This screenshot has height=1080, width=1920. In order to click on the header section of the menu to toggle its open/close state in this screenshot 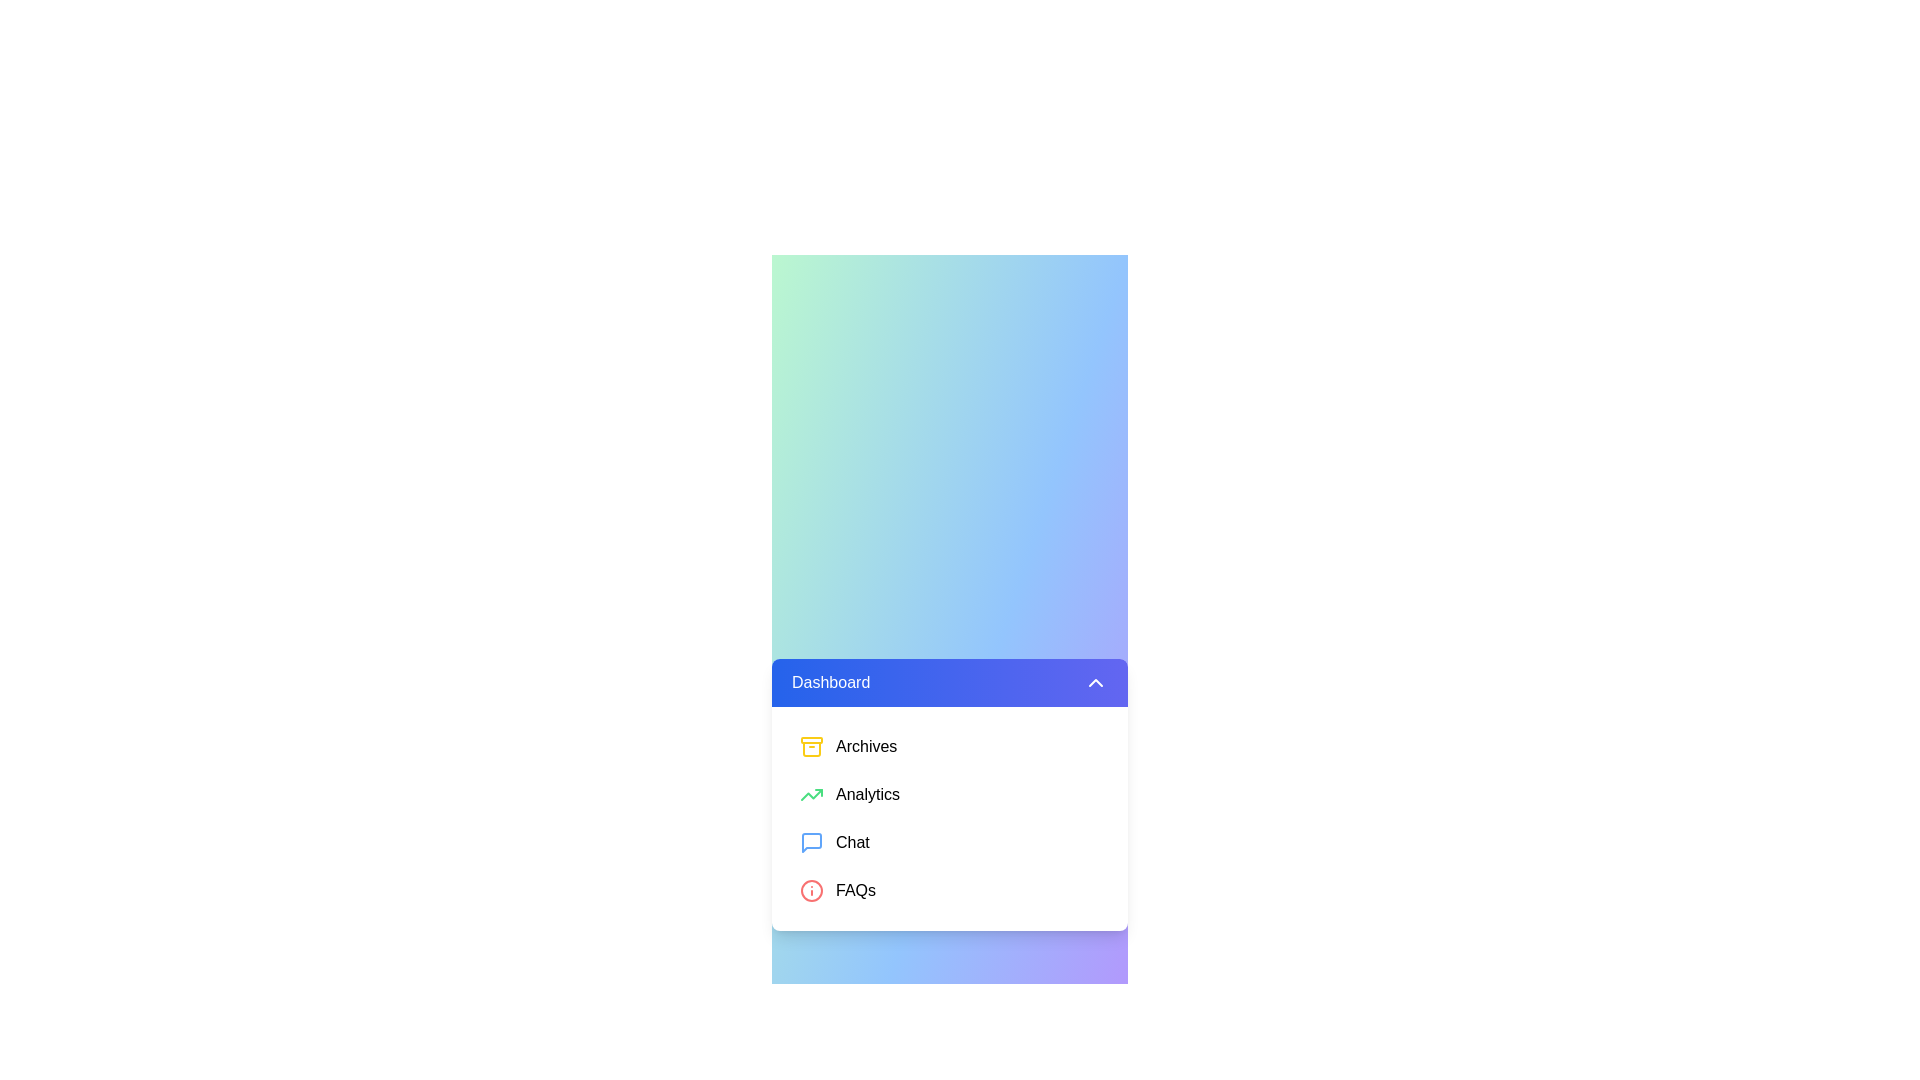, I will do `click(949, 681)`.